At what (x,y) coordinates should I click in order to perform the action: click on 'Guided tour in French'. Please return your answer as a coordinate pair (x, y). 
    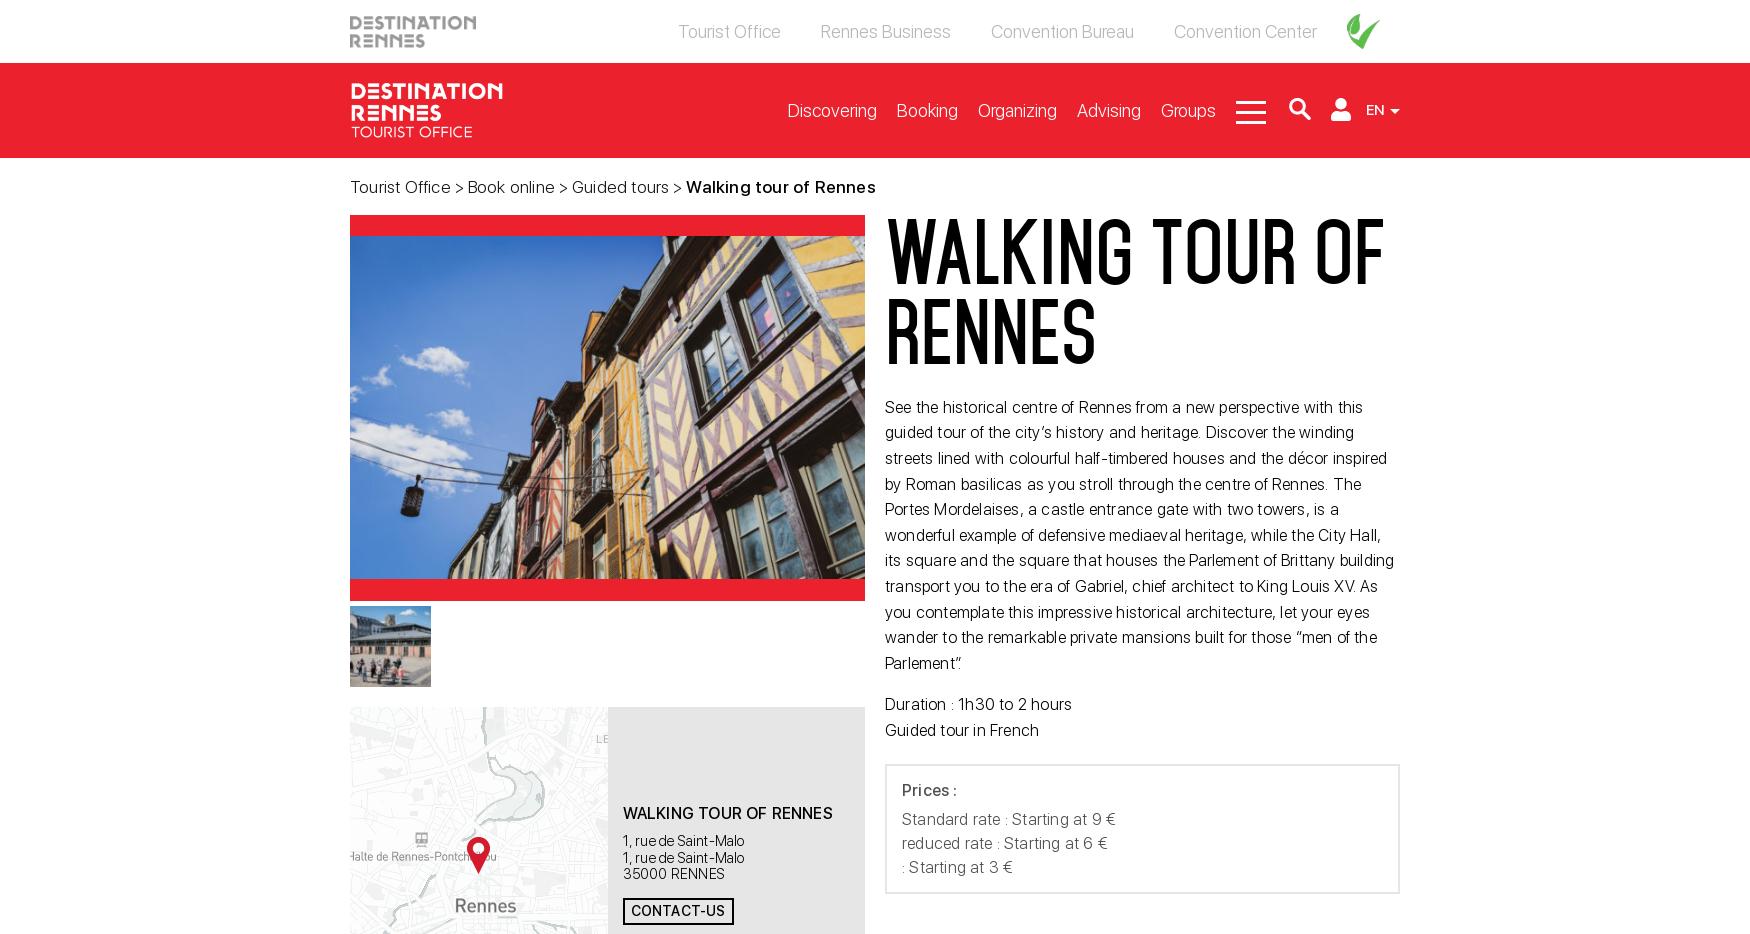
    Looking at the image, I should click on (961, 729).